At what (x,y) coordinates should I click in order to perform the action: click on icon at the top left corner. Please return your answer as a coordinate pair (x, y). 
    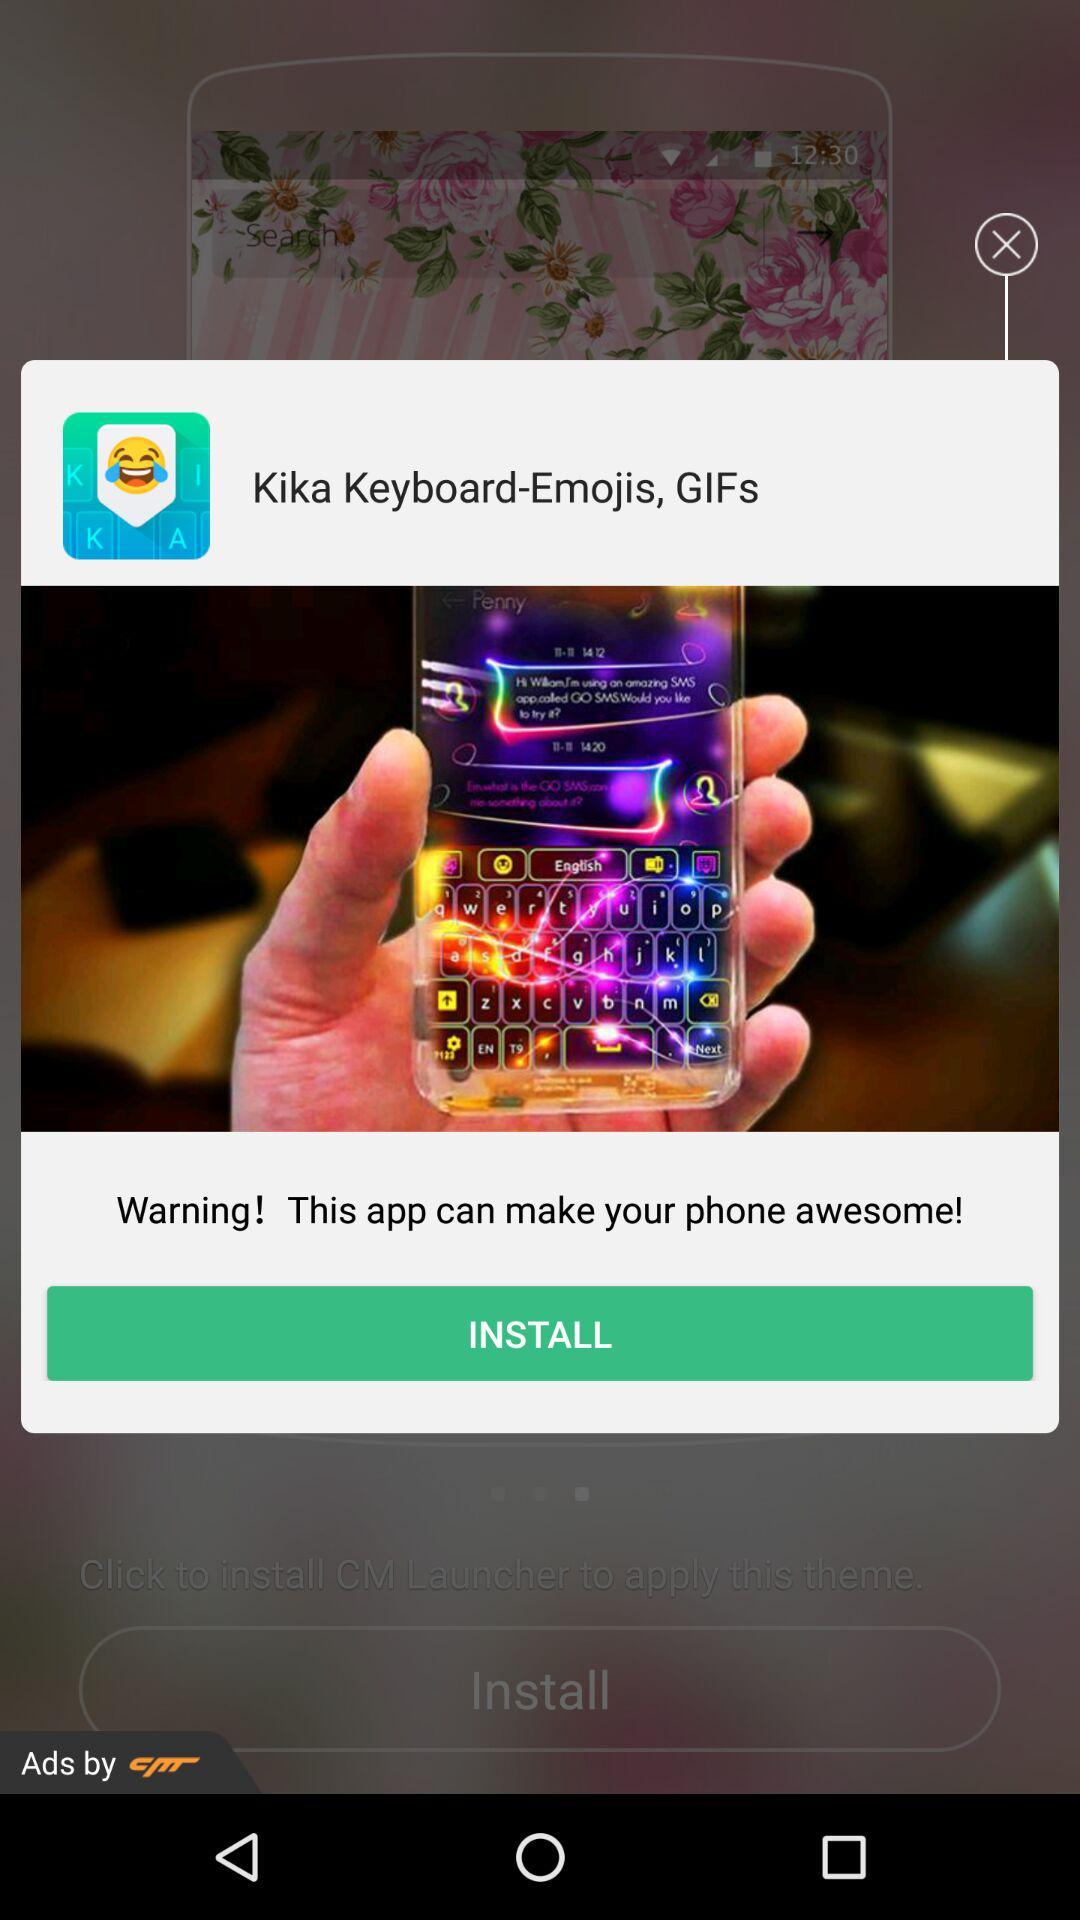
    Looking at the image, I should click on (135, 485).